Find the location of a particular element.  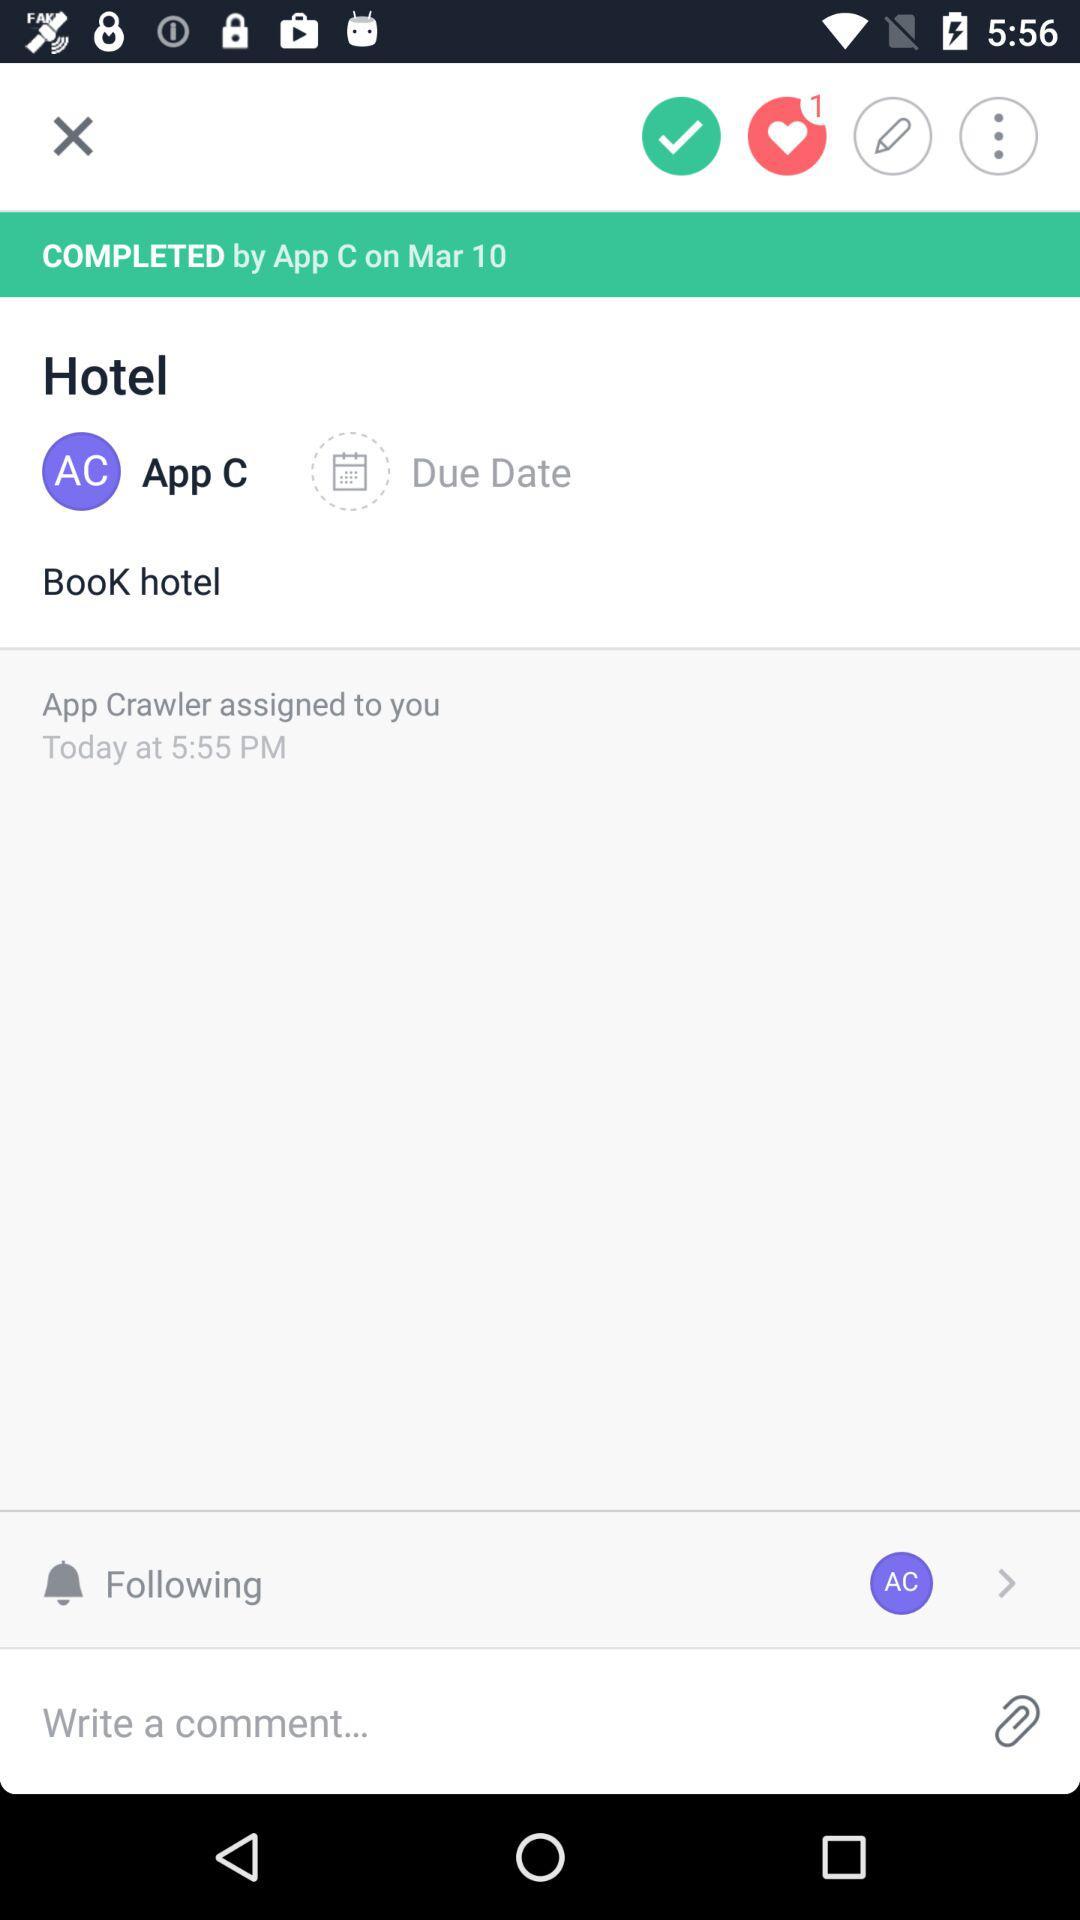

comment is located at coordinates (477, 1720).